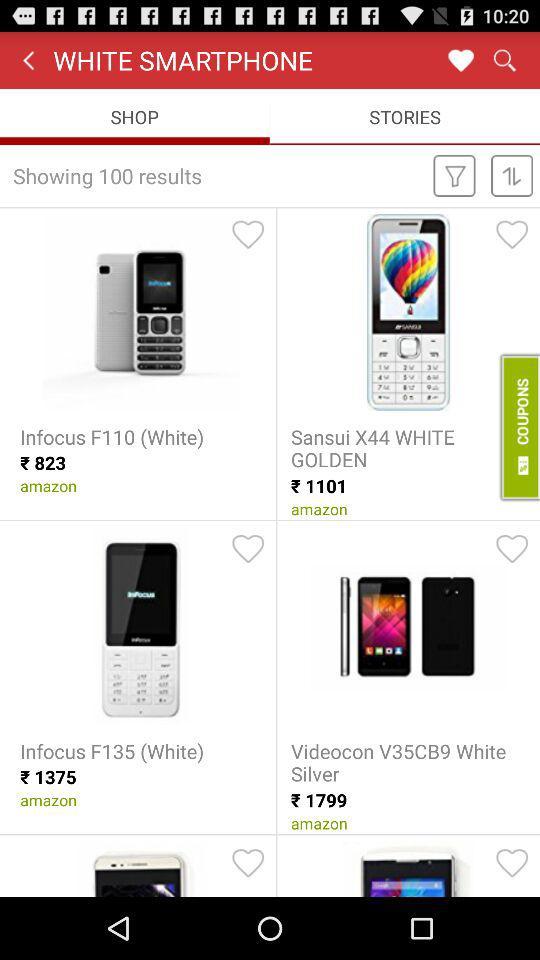 The image size is (540, 960). I want to click on favourite the item, so click(248, 549).